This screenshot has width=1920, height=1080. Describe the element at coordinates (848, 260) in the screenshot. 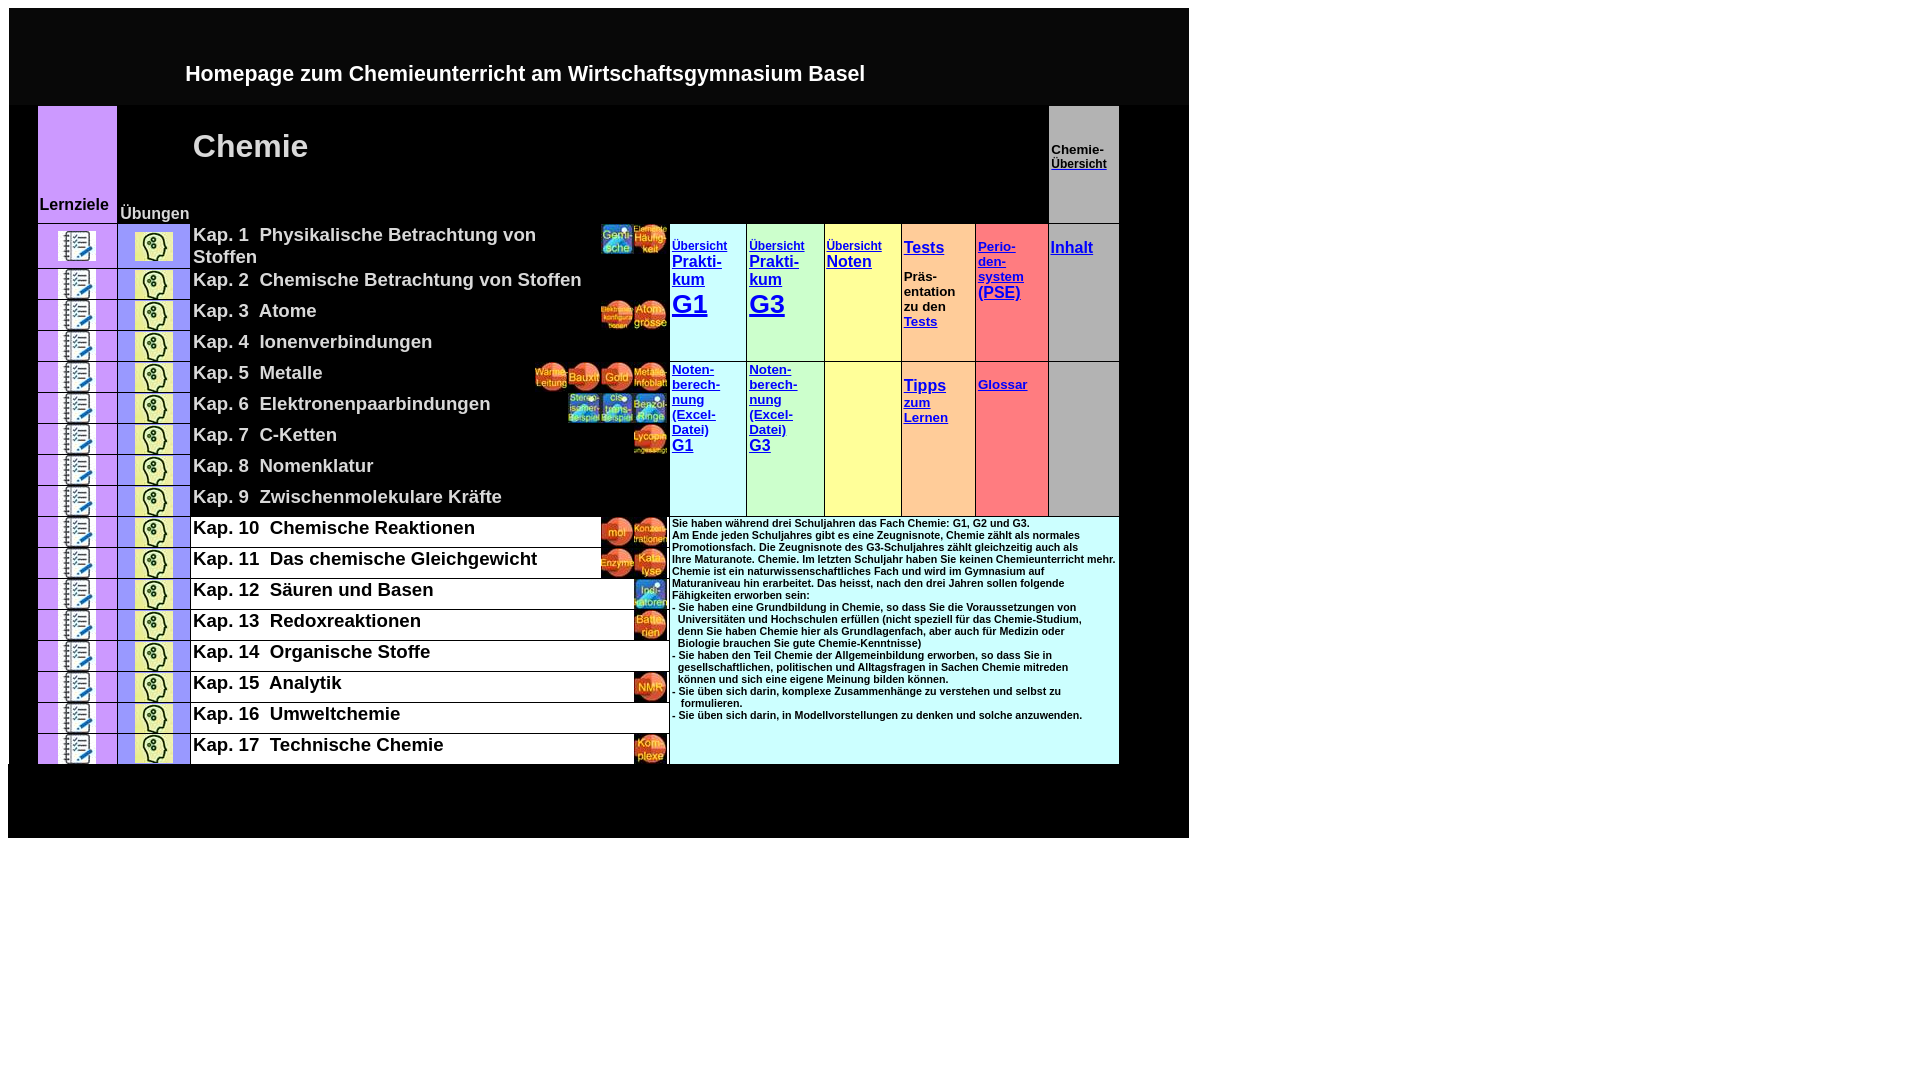

I see `'Noten'` at that location.